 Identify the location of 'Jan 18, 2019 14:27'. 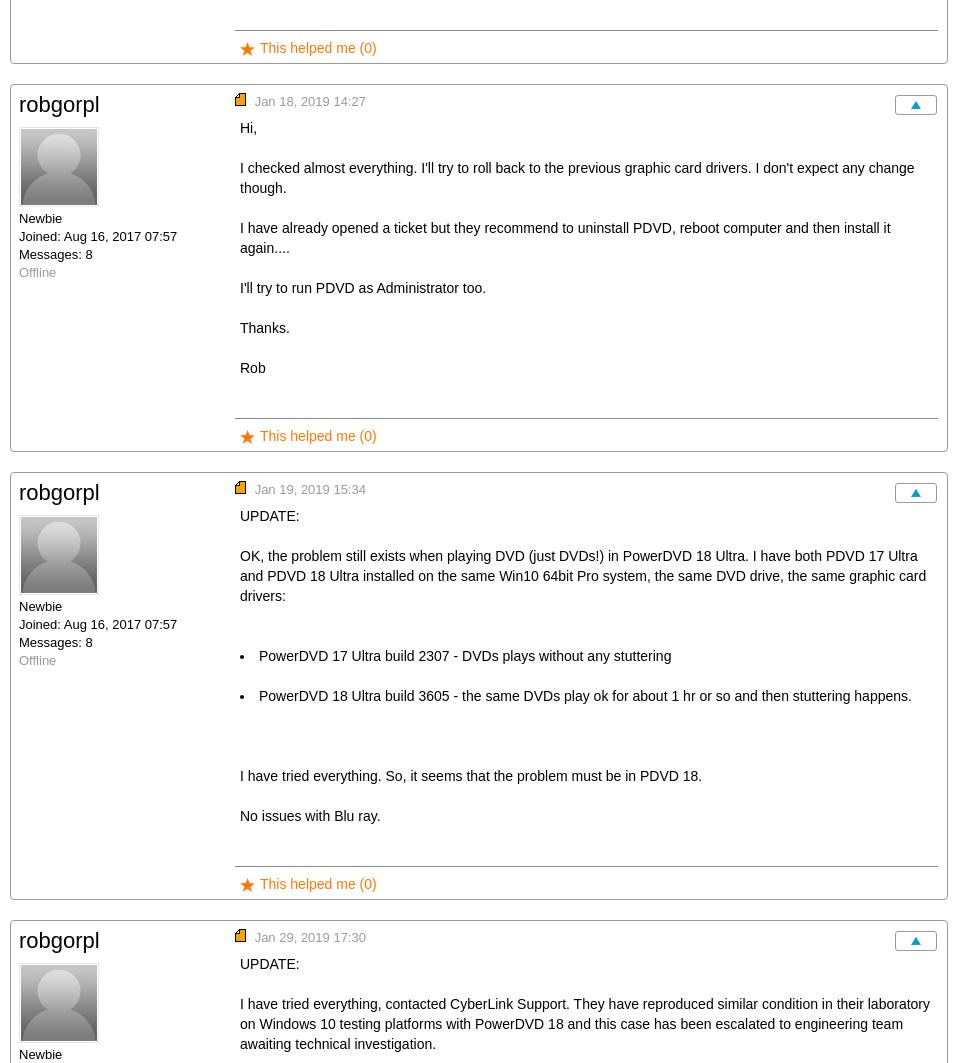
(253, 101).